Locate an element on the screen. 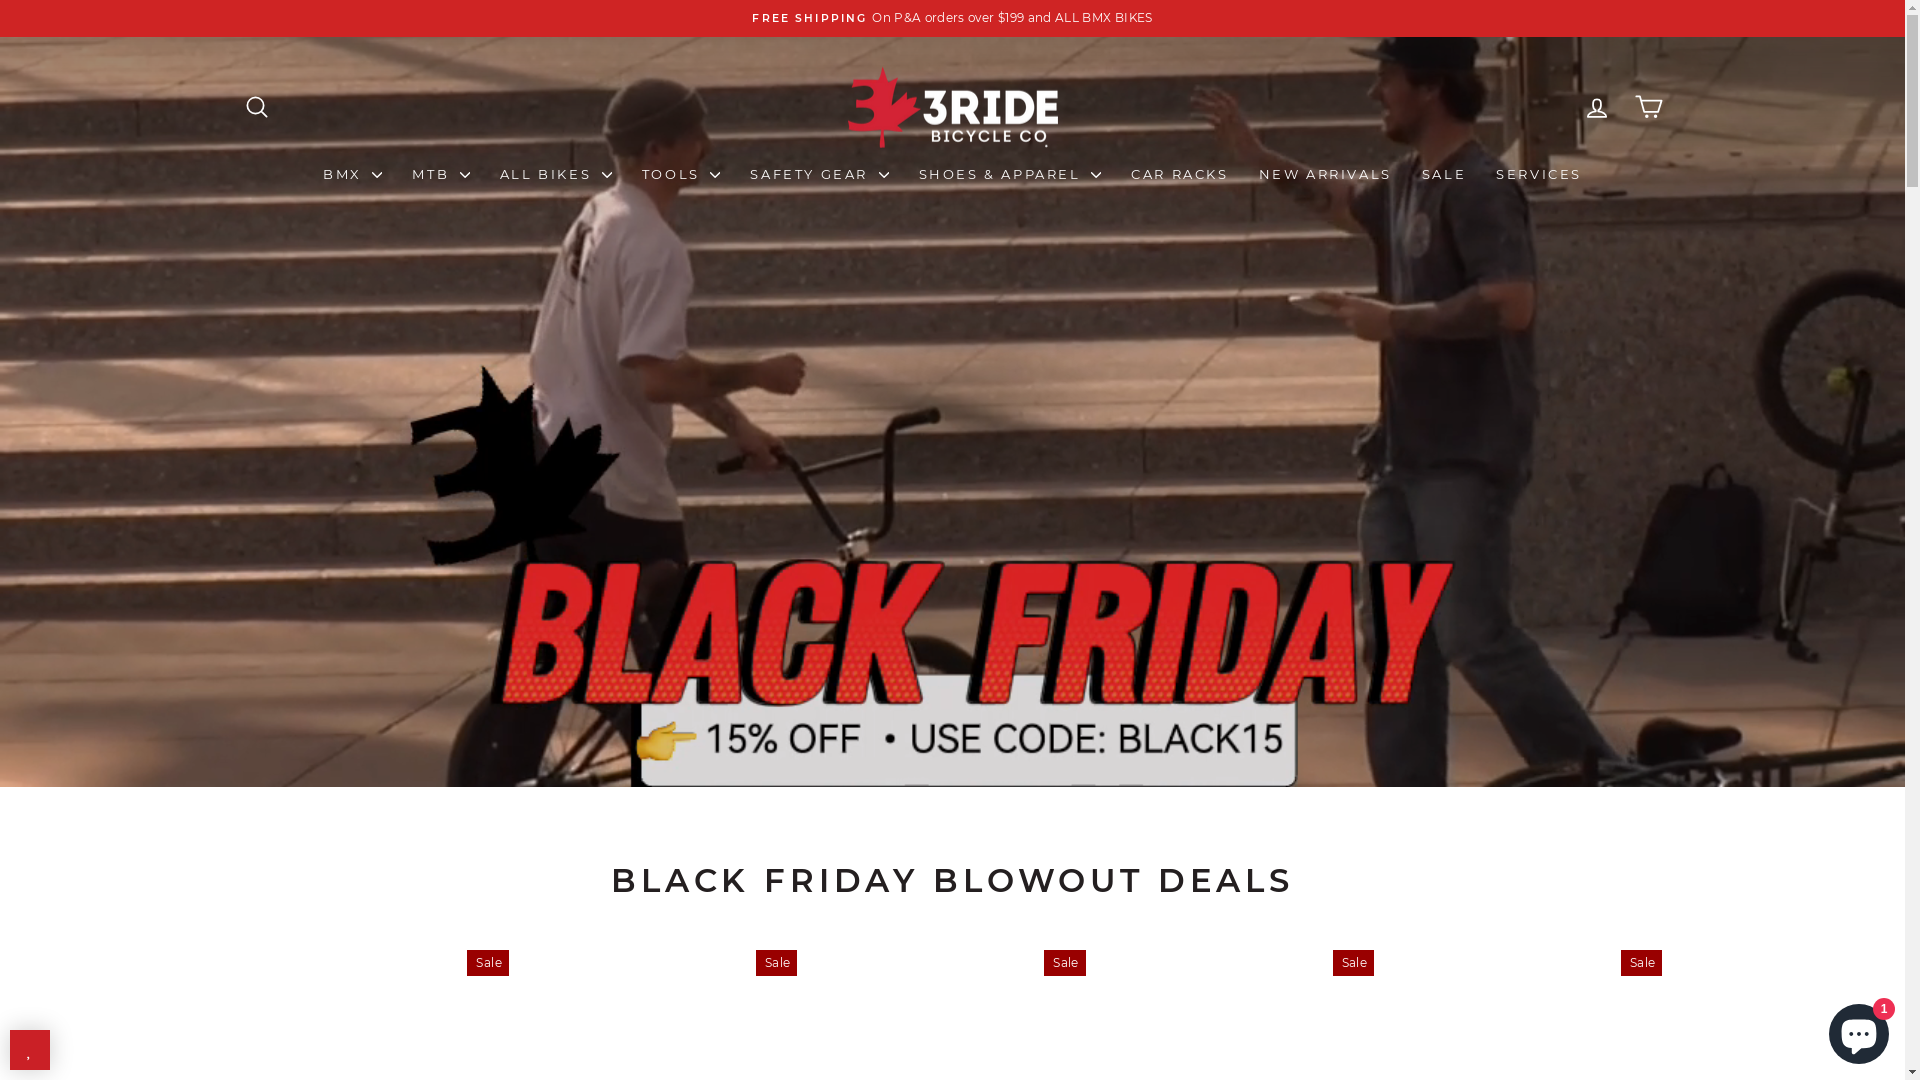 Image resolution: width=1920 pixels, height=1080 pixels. 'ICON-SEARCH is located at coordinates (254, 106).